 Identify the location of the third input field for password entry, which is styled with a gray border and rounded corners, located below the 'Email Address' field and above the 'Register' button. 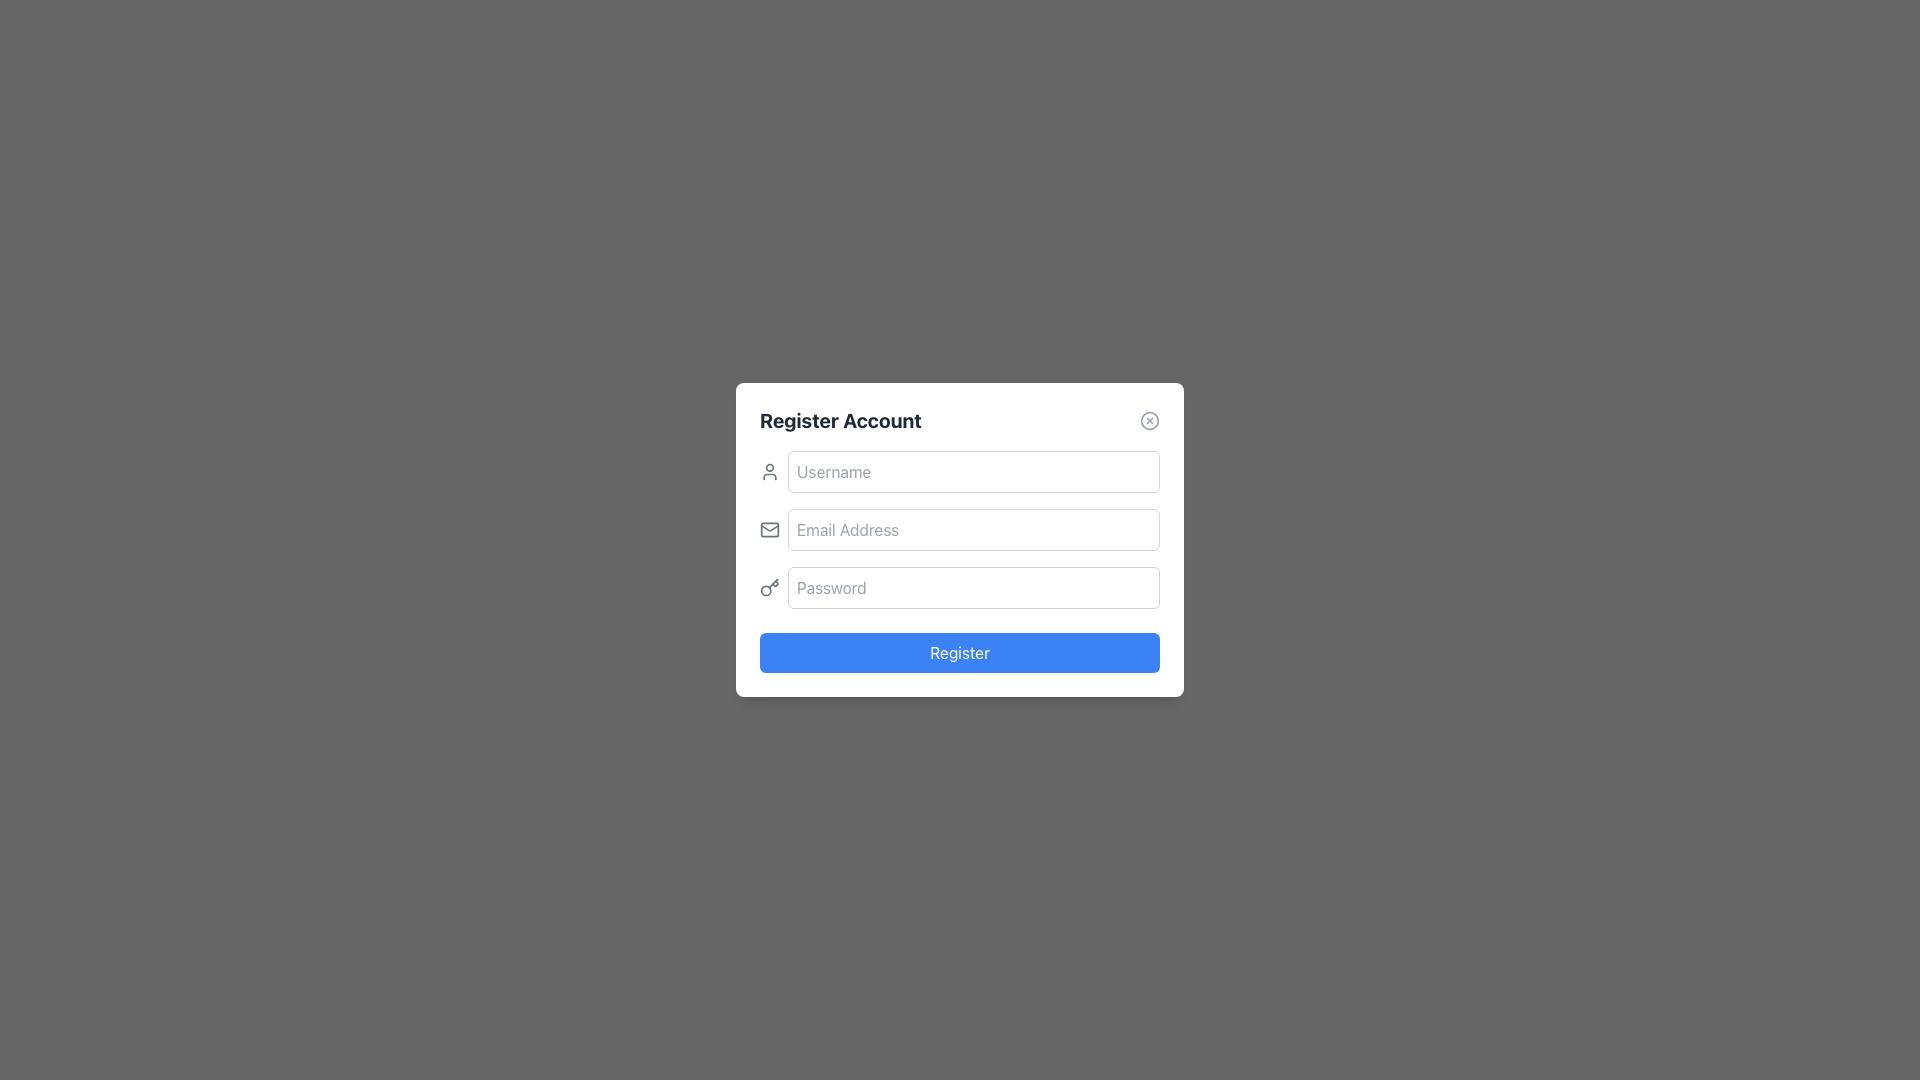
(960, 586).